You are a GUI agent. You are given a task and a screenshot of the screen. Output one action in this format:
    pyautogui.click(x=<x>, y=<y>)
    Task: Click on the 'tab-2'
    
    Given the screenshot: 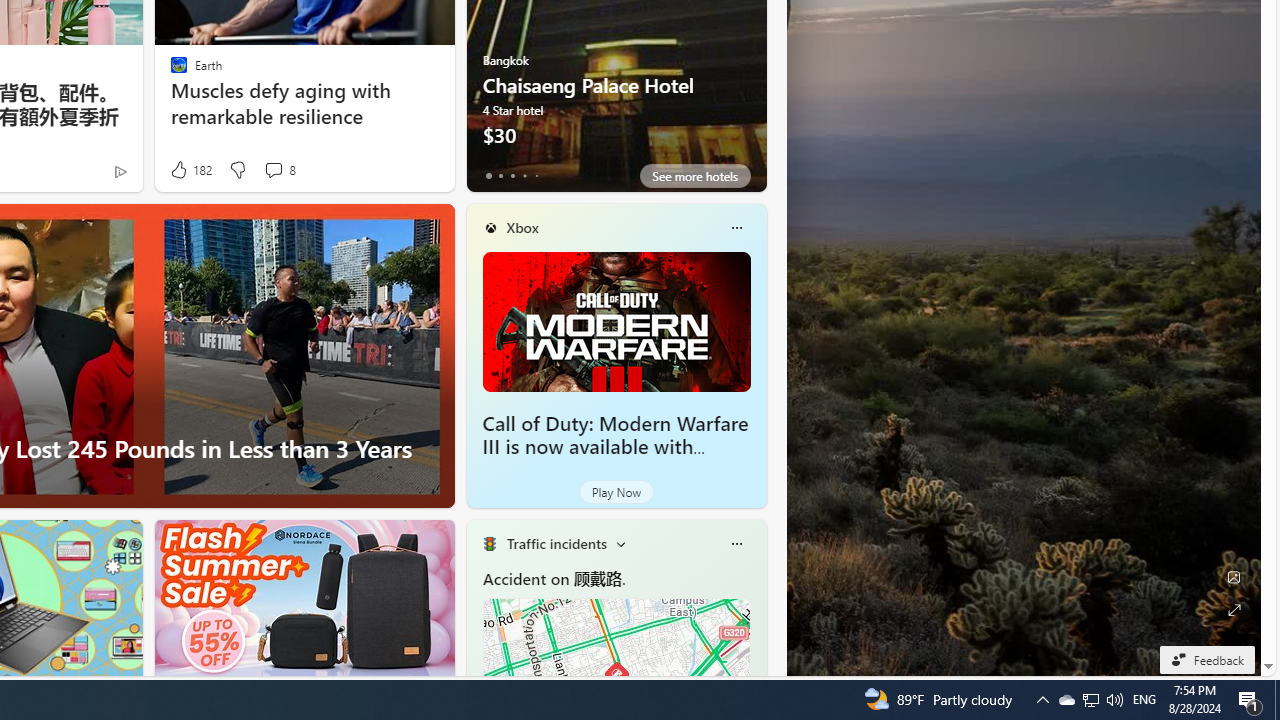 What is the action you would take?
    pyautogui.click(x=512, y=175)
    